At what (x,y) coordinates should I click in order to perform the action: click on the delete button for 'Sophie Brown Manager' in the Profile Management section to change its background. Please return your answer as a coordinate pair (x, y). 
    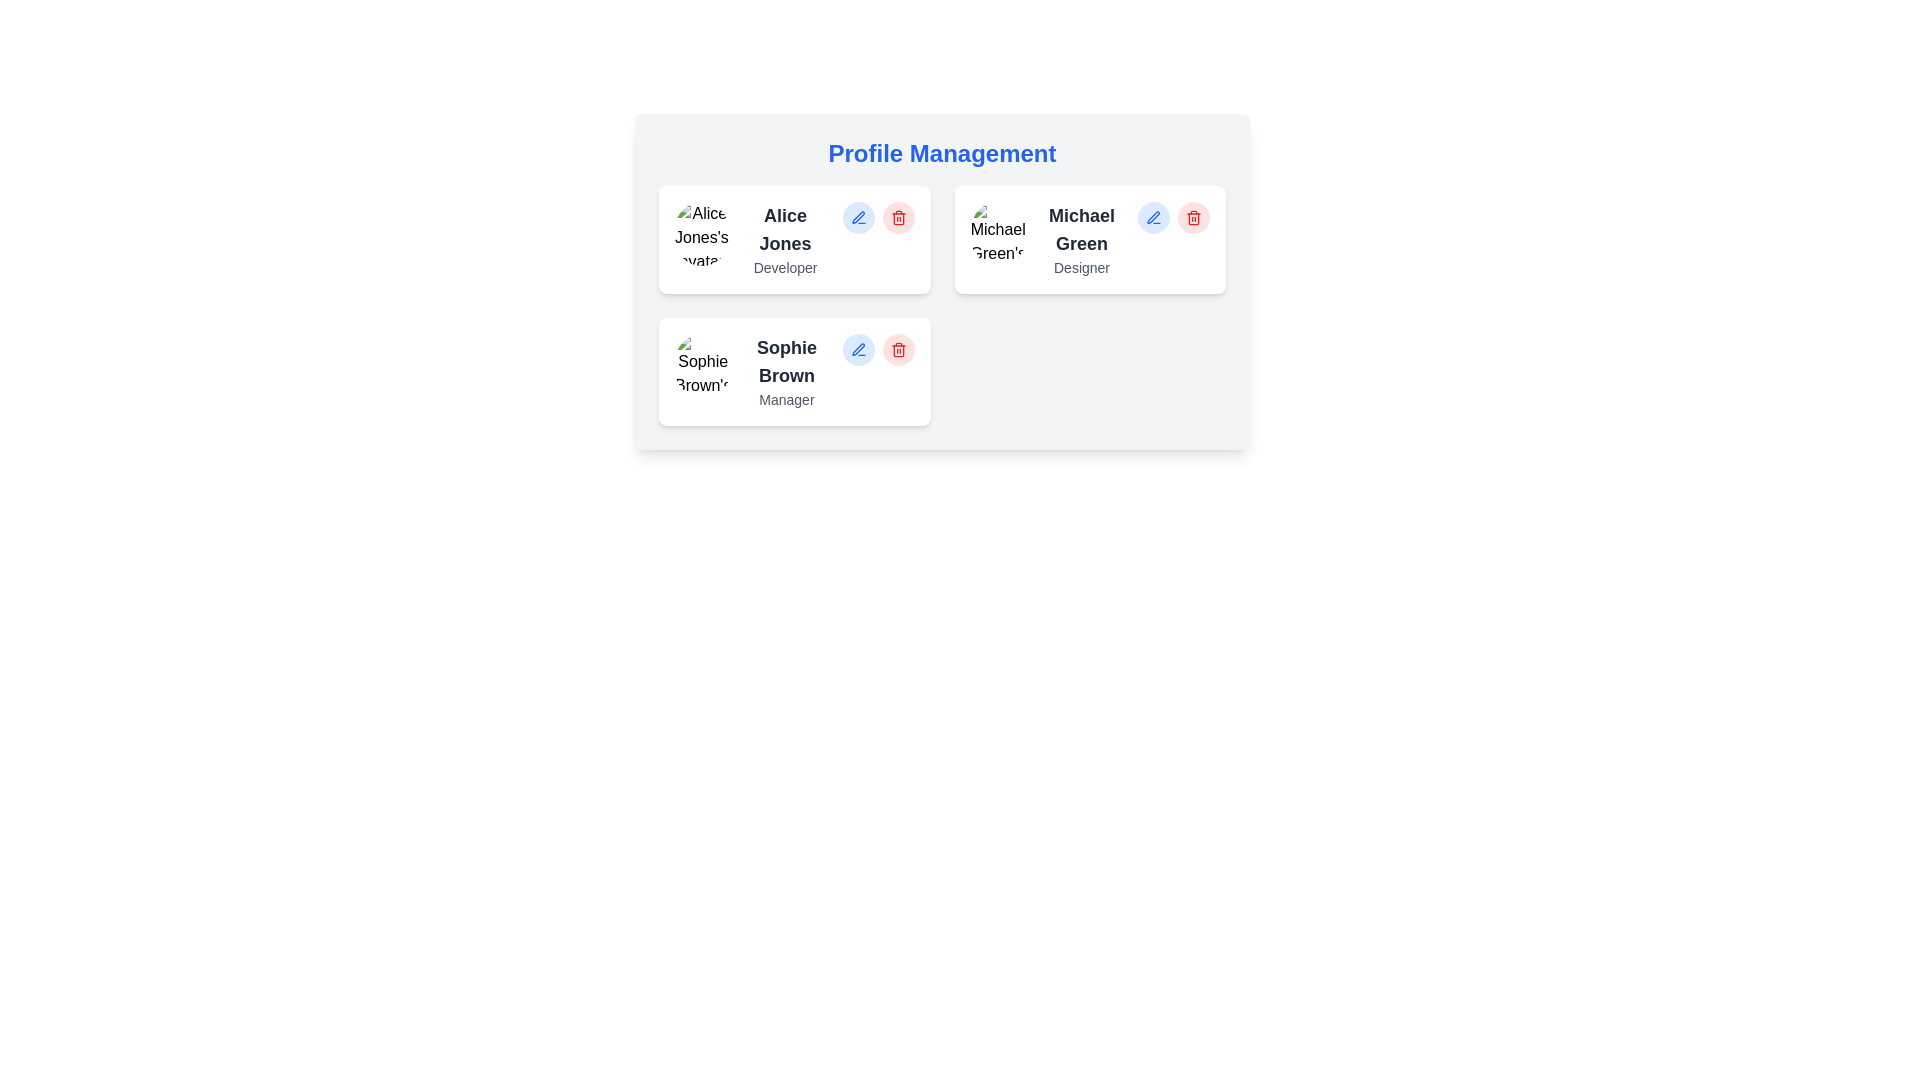
    Looking at the image, I should click on (897, 349).